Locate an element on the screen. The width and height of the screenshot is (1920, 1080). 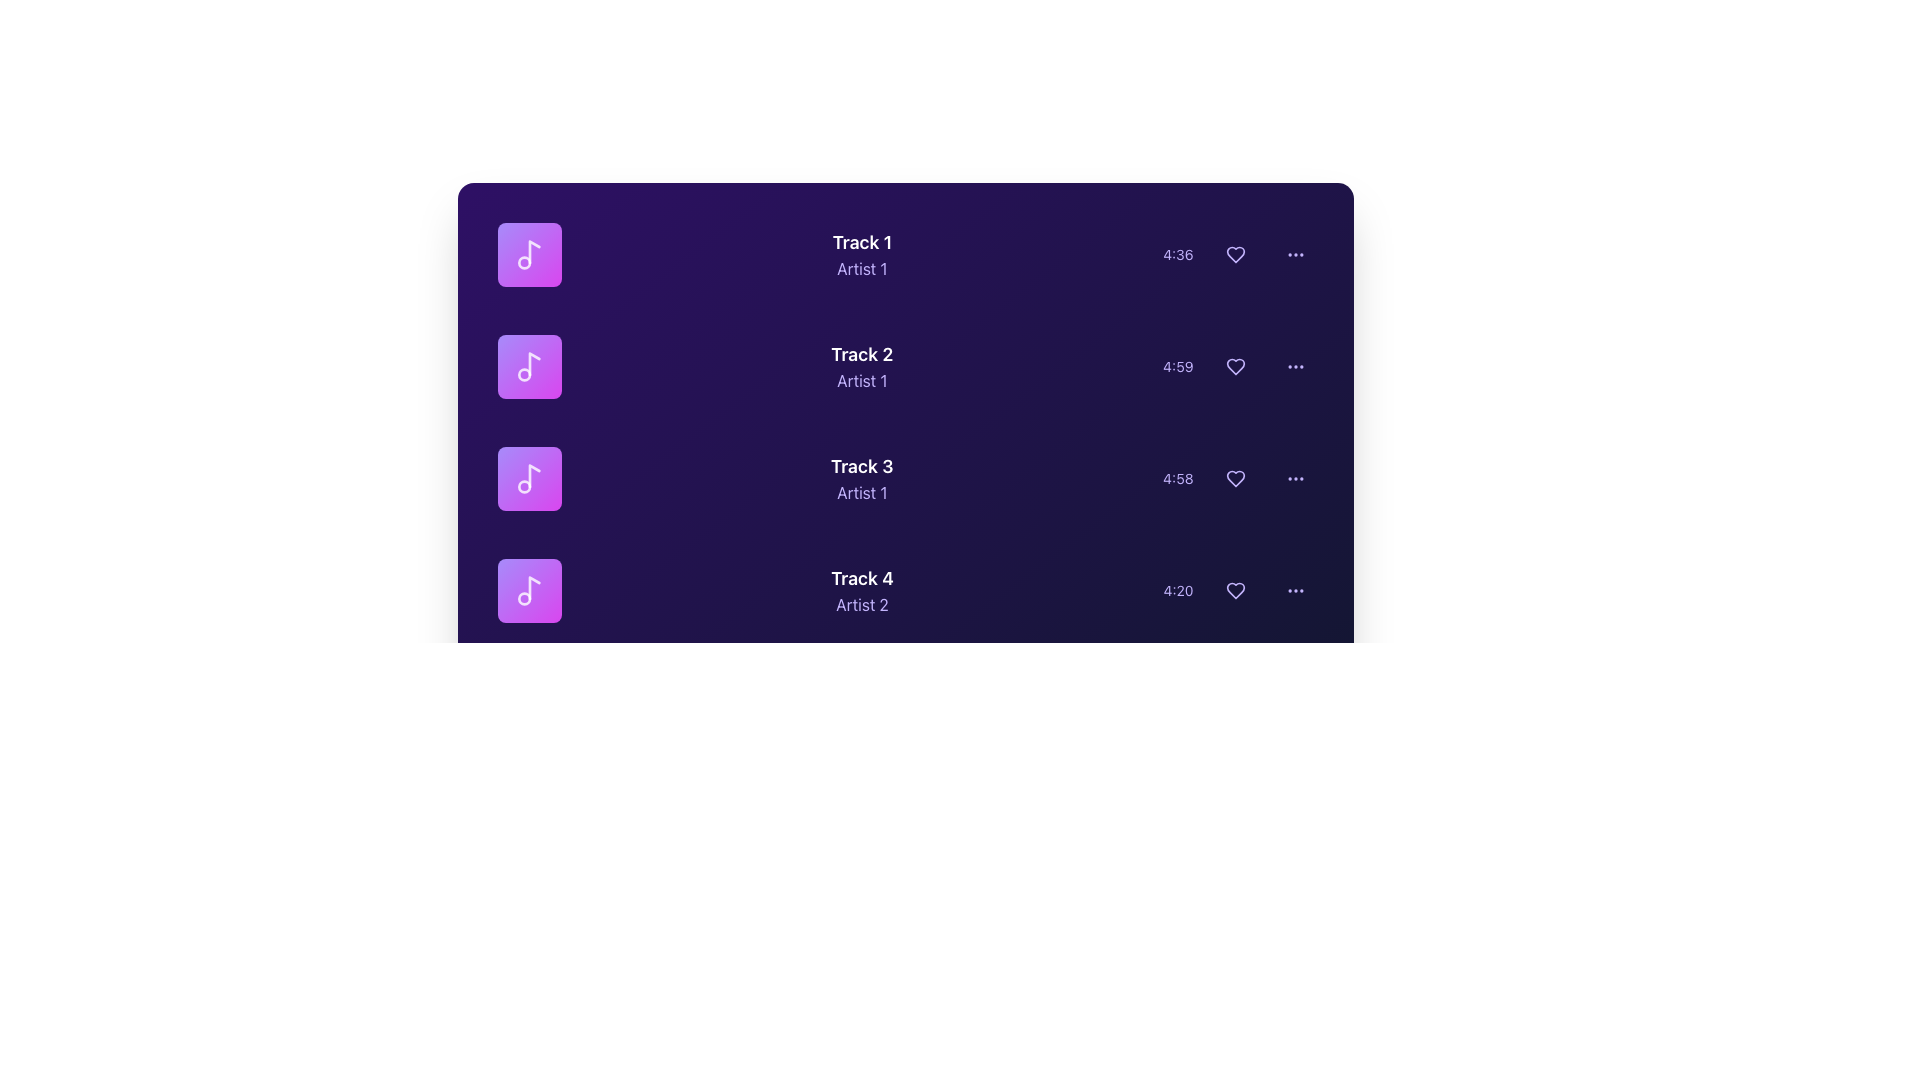
the text display element that shows the title and artist information for a track is located at coordinates (862, 253).